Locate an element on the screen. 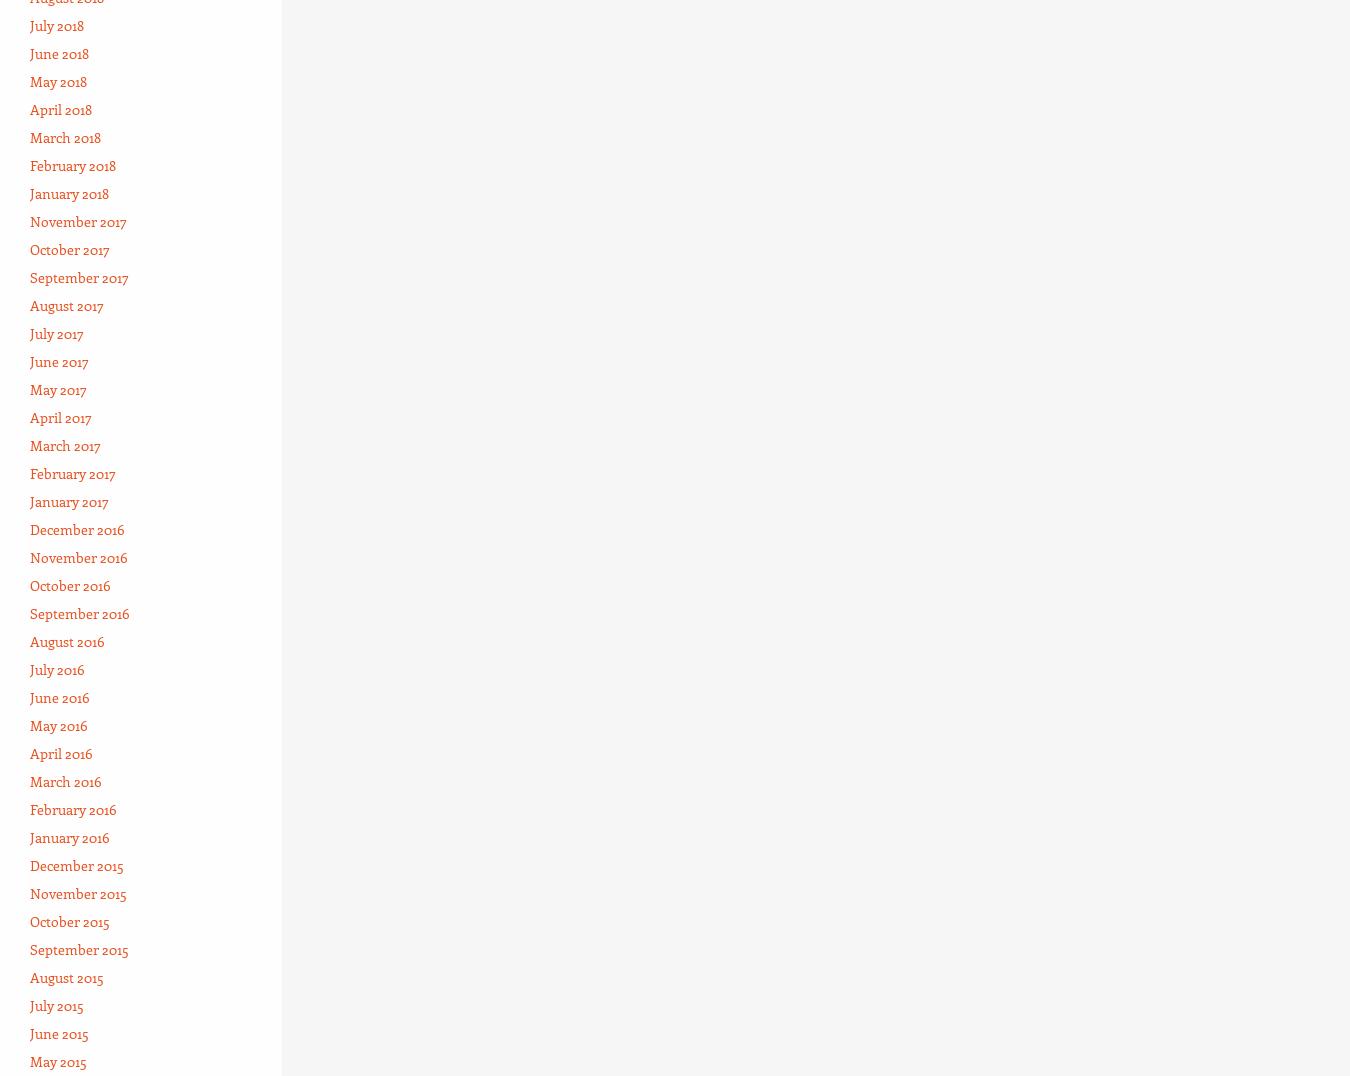 The height and width of the screenshot is (1076, 1350). 'October 2016' is located at coordinates (28, 584).